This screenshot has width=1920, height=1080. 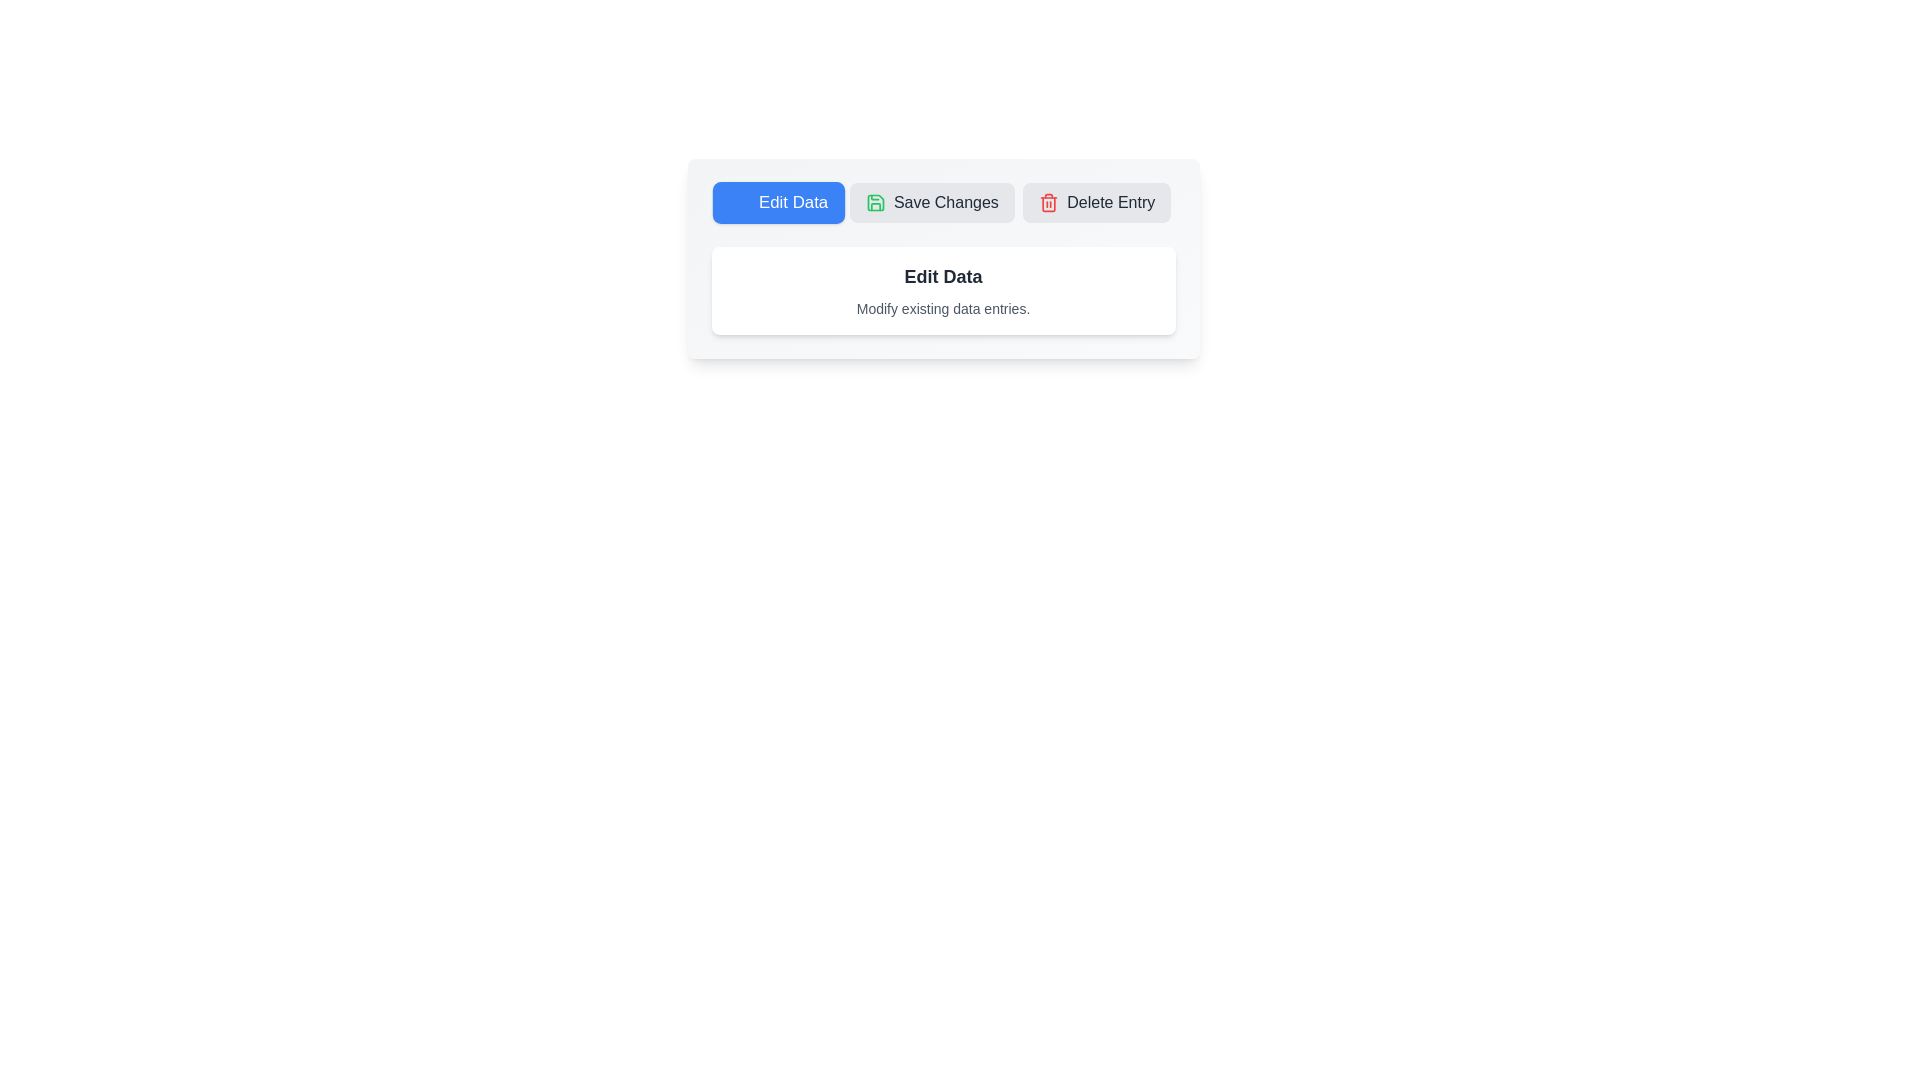 What do you see at coordinates (1096, 203) in the screenshot?
I see `the 'Delete Entry' tab to activate its functionality` at bounding box center [1096, 203].